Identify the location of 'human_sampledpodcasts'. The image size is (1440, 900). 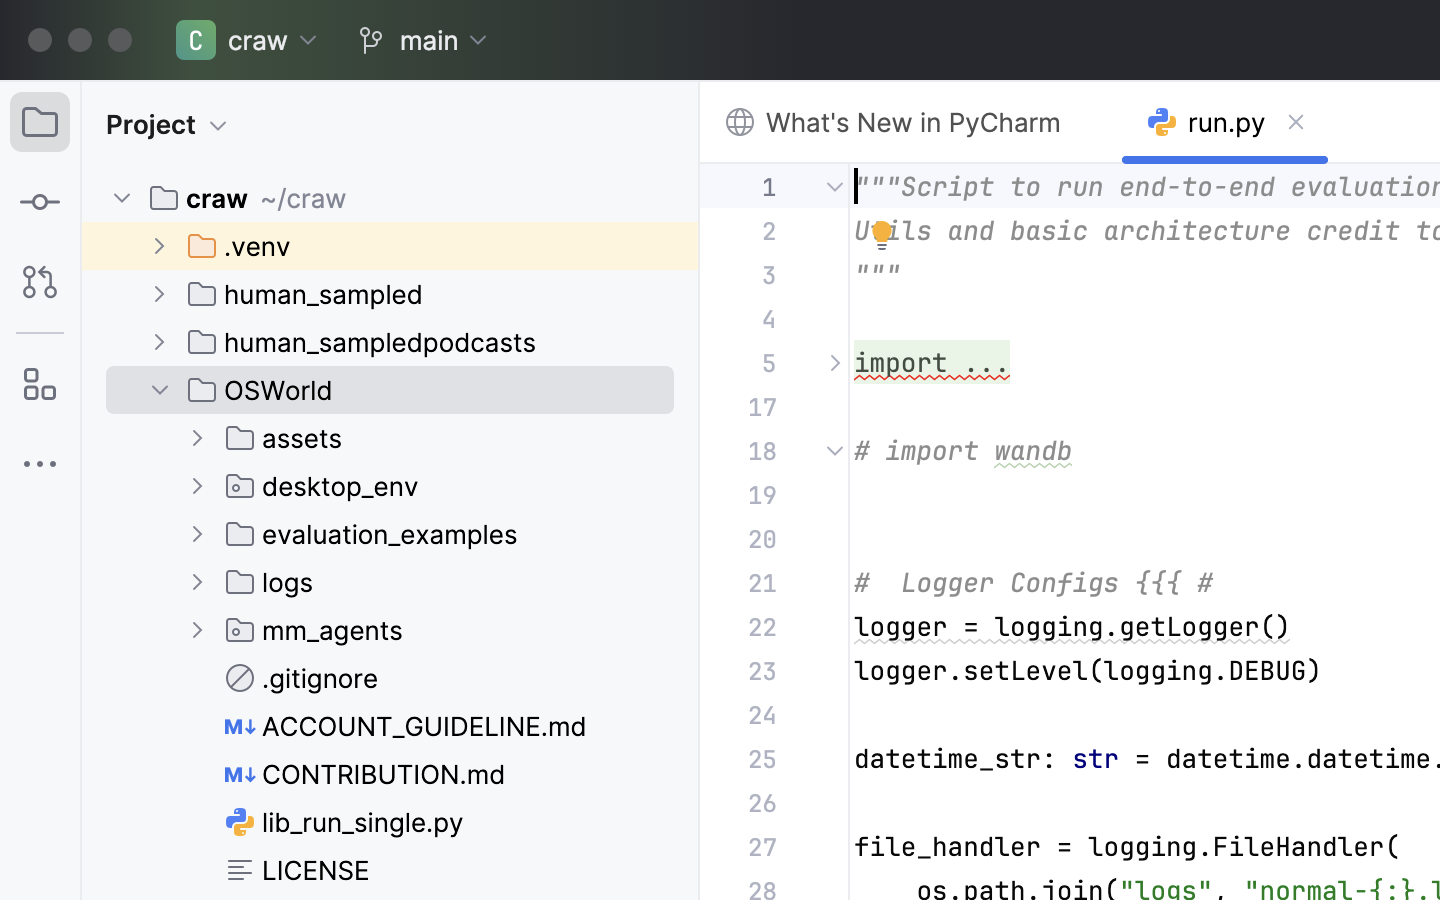
(362, 342).